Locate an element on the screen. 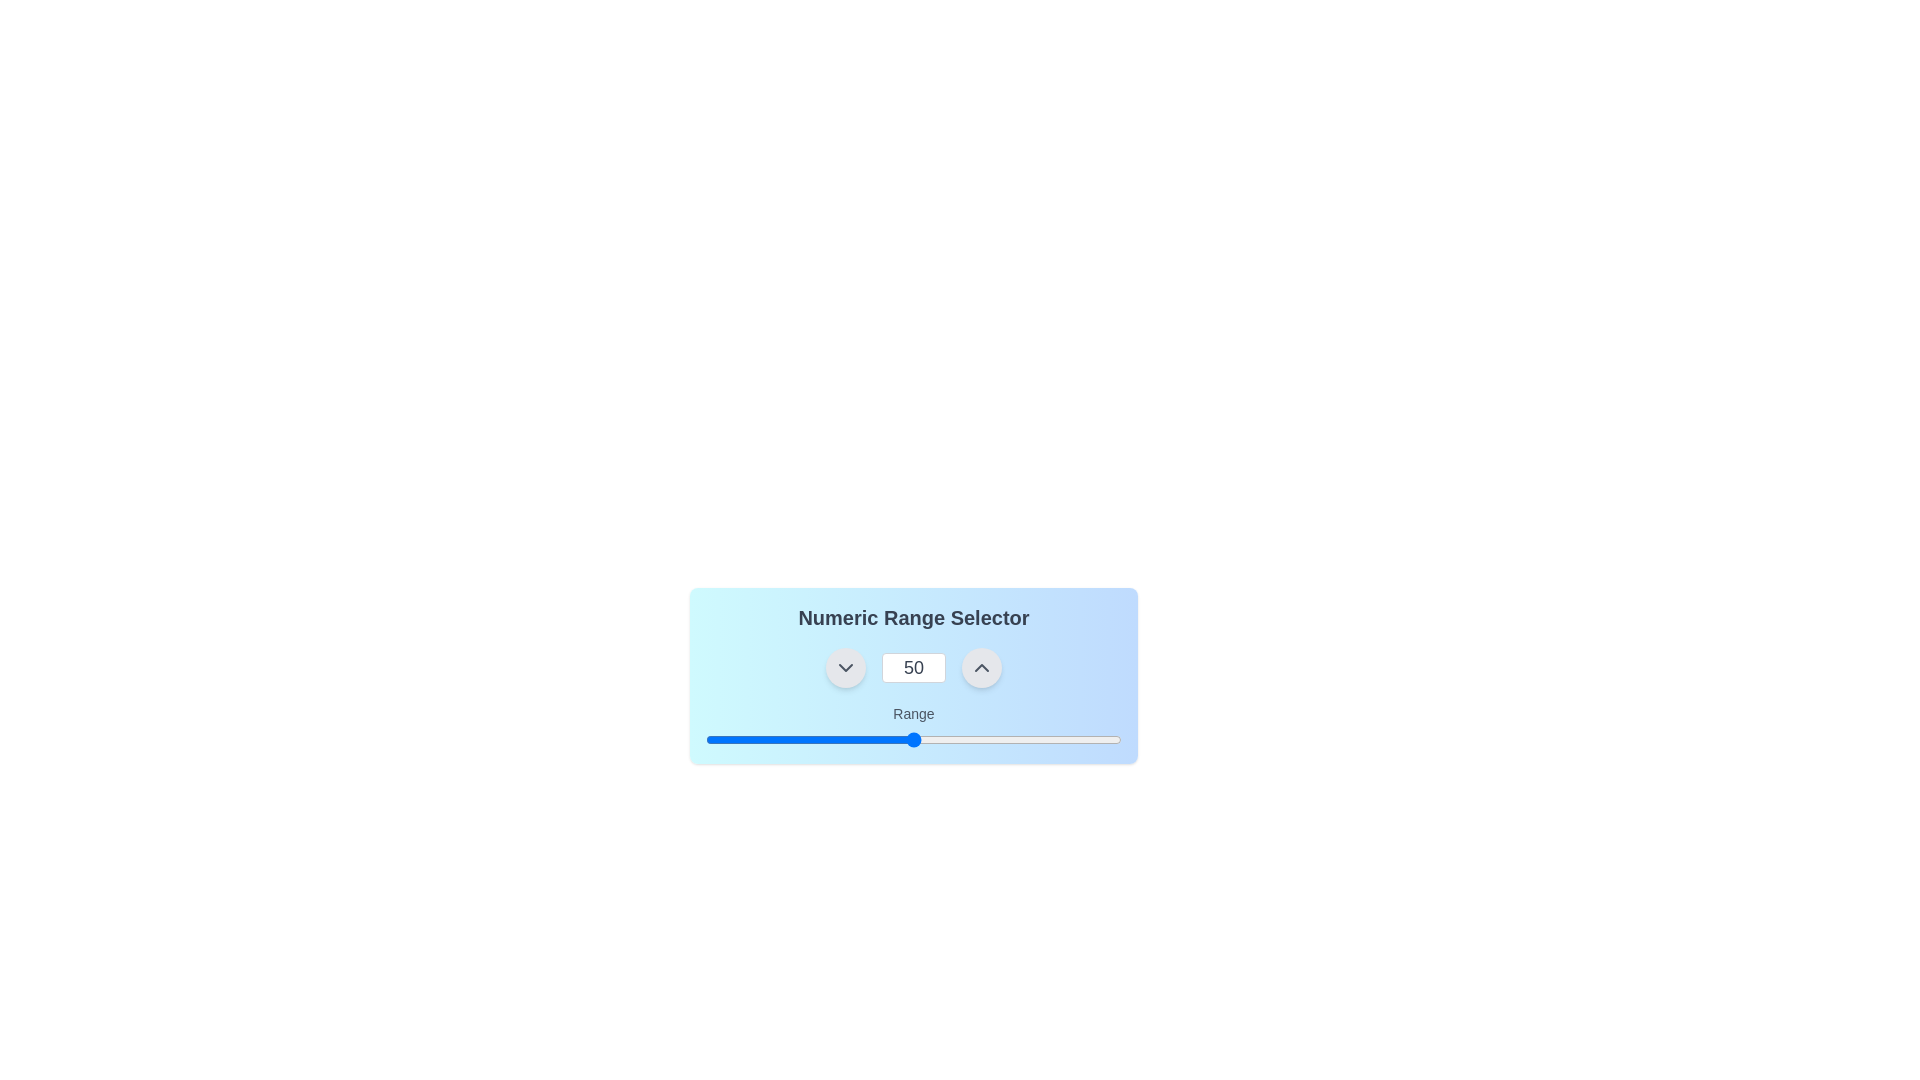 The image size is (1920, 1080). range is located at coordinates (933, 740).